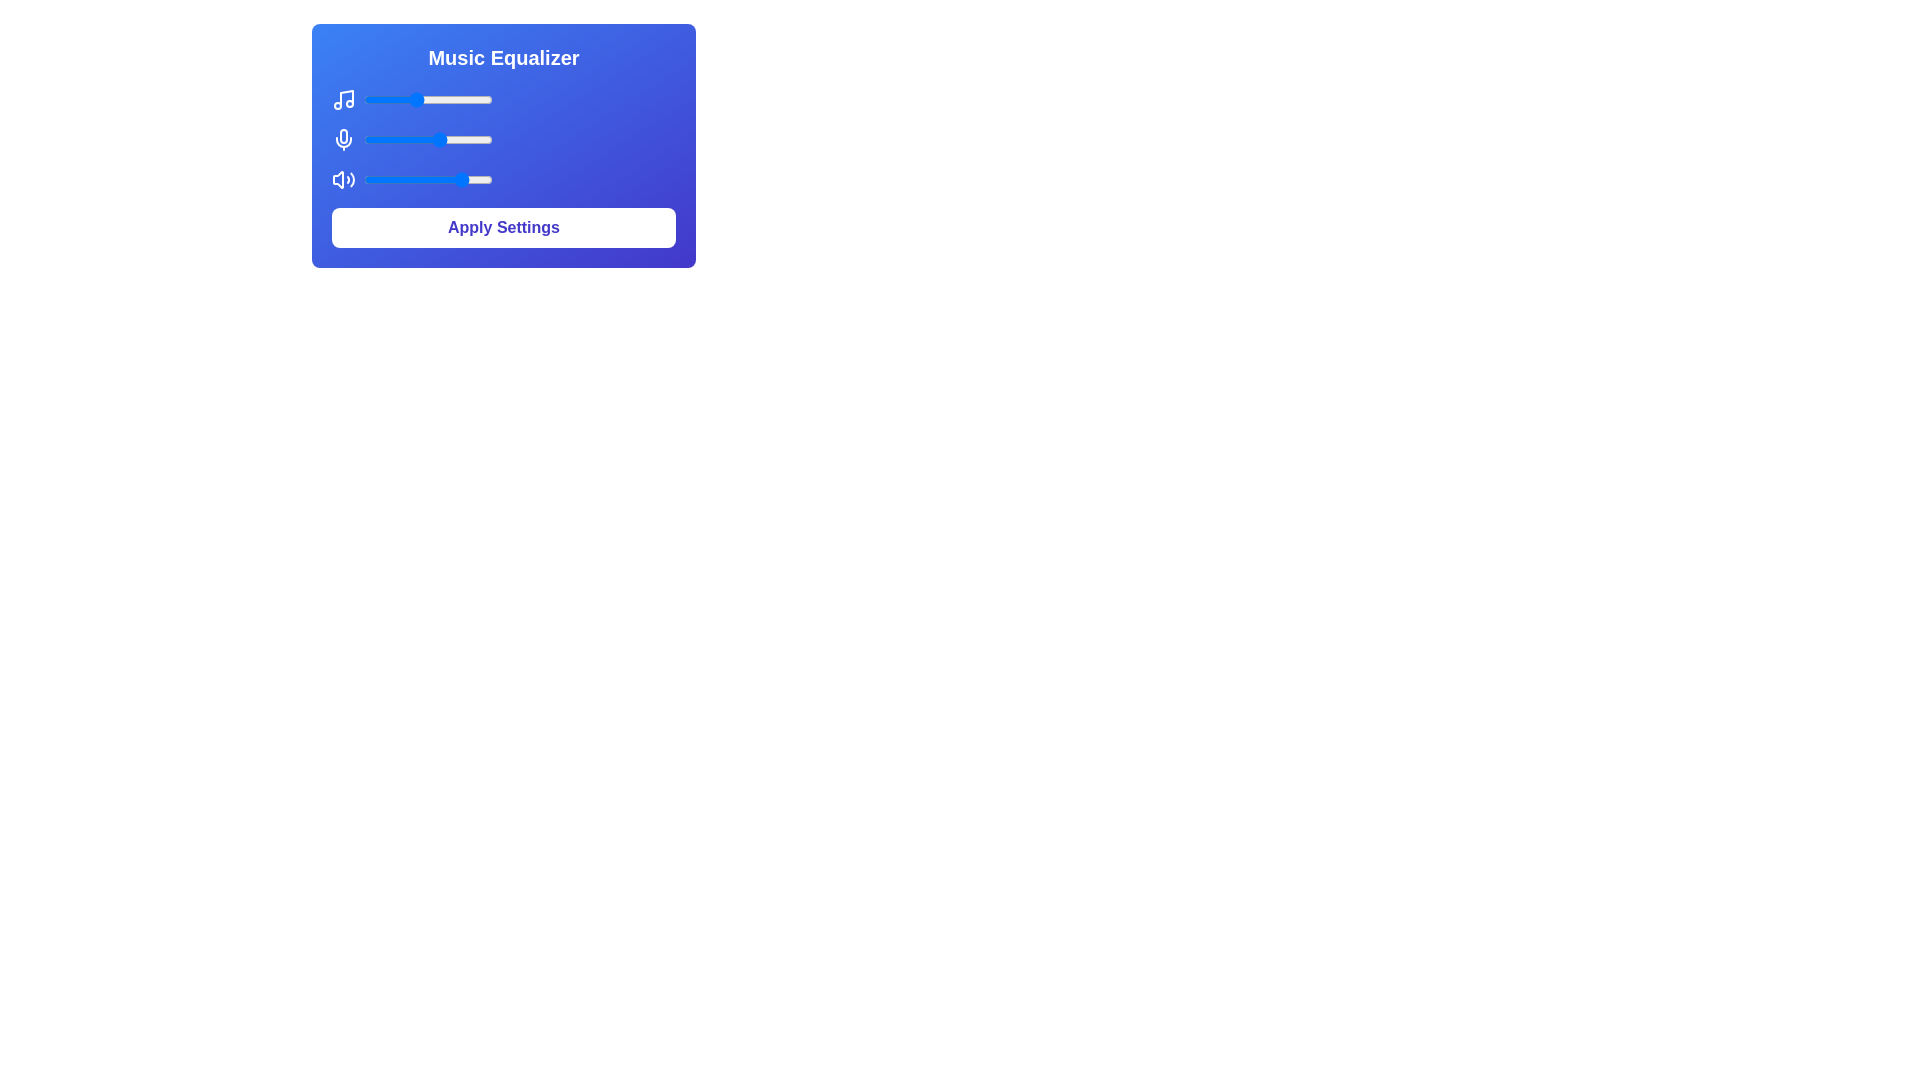 The width and height of the screenshot is (1920, 1080). What do you see at coordinates (370, 138) in the screenshot?
I see `the slider value` at bounding box center [370, 138].